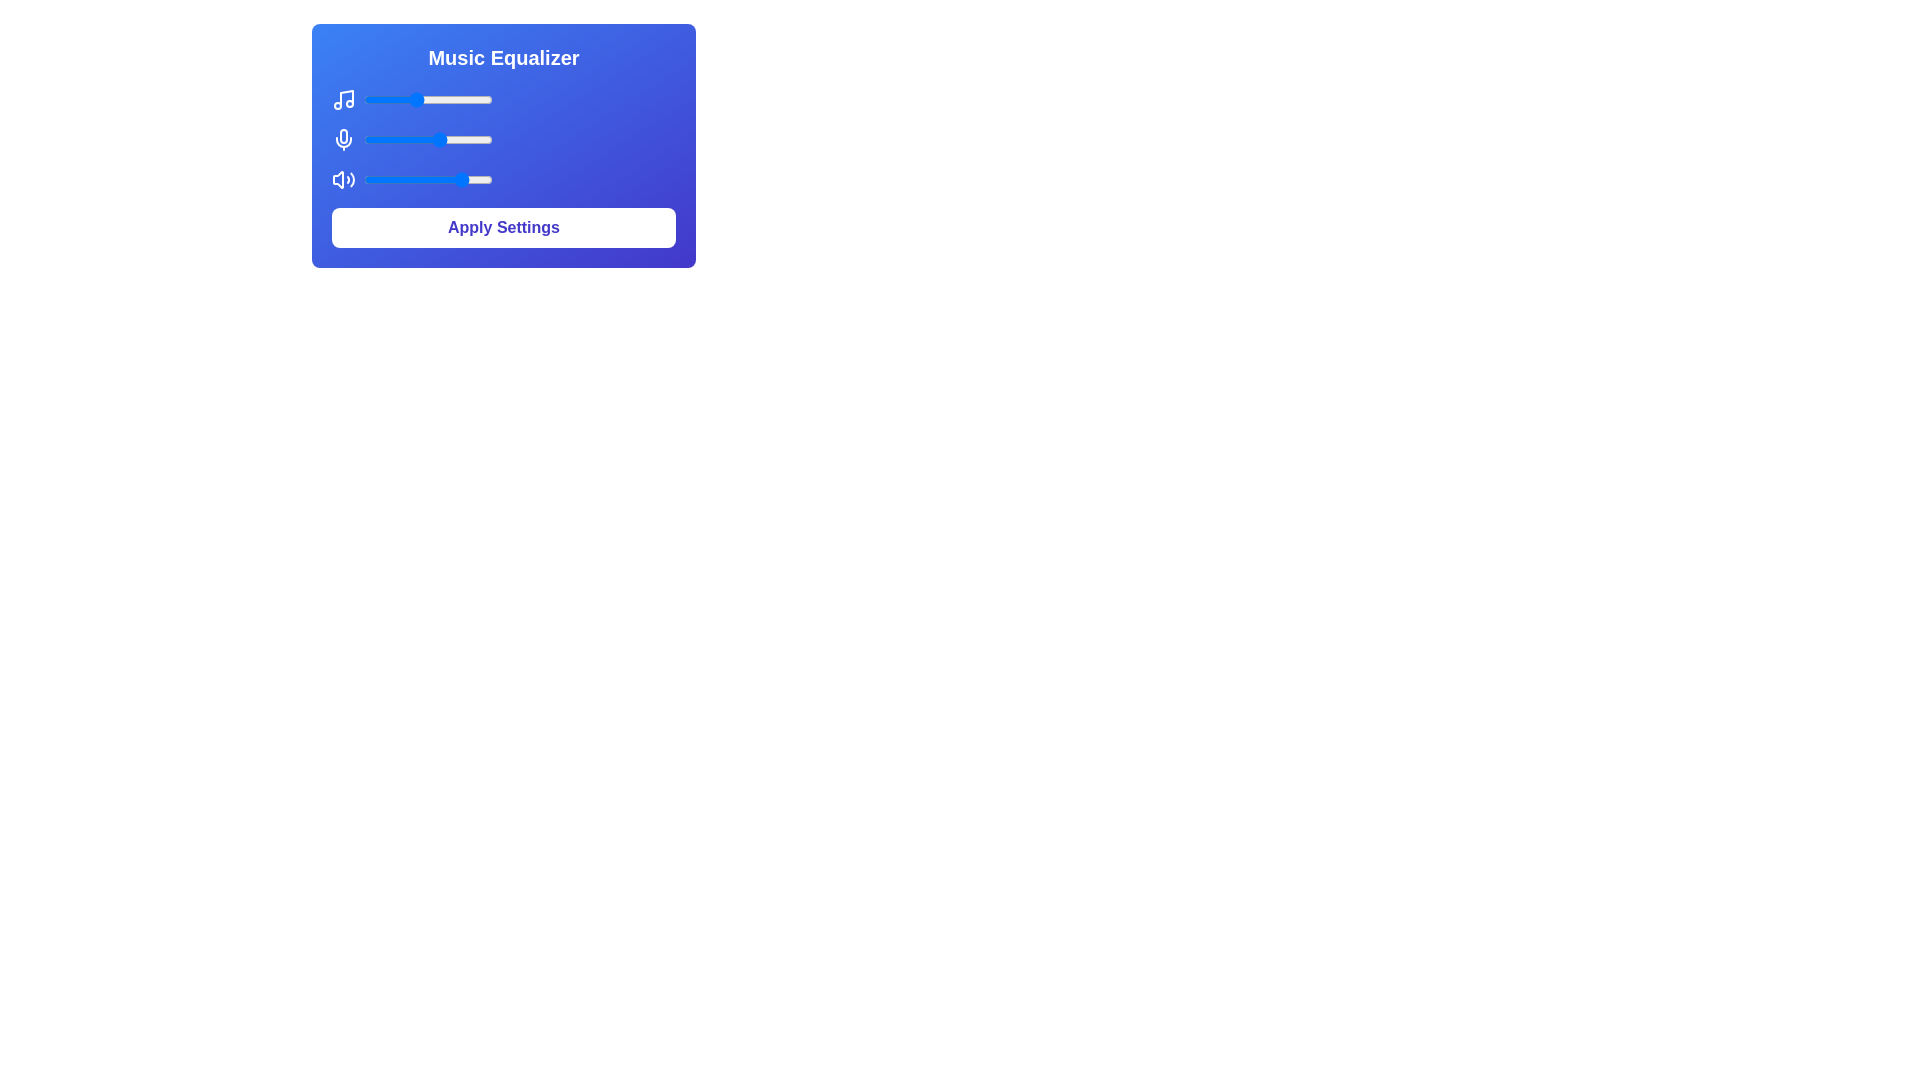 The width and height of the screenshot is (1920, 1080). What do you see at coordinates (370, 138) in the screenshot?
I see `the slider value` at bounding box center [370, 138].